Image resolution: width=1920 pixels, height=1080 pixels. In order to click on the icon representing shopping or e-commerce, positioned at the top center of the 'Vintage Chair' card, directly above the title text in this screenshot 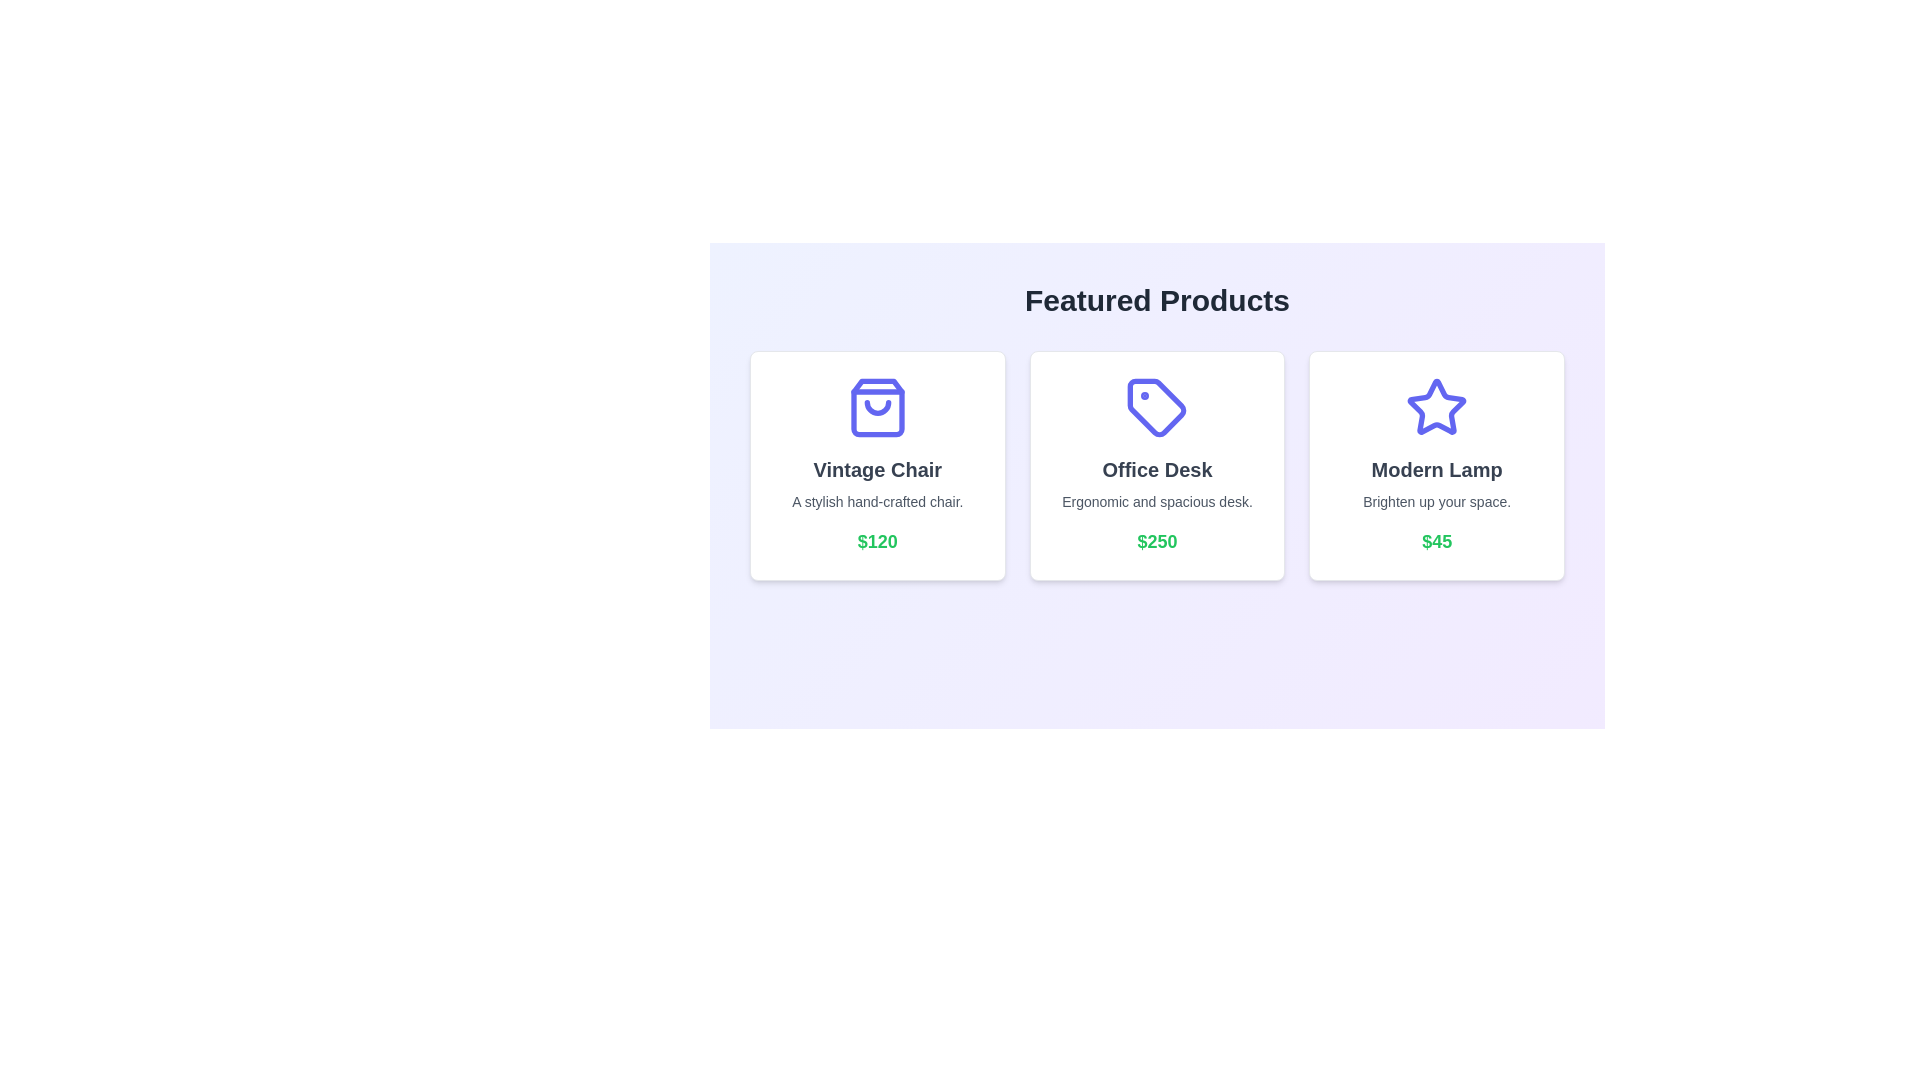, I will do `click(877, 407)`.